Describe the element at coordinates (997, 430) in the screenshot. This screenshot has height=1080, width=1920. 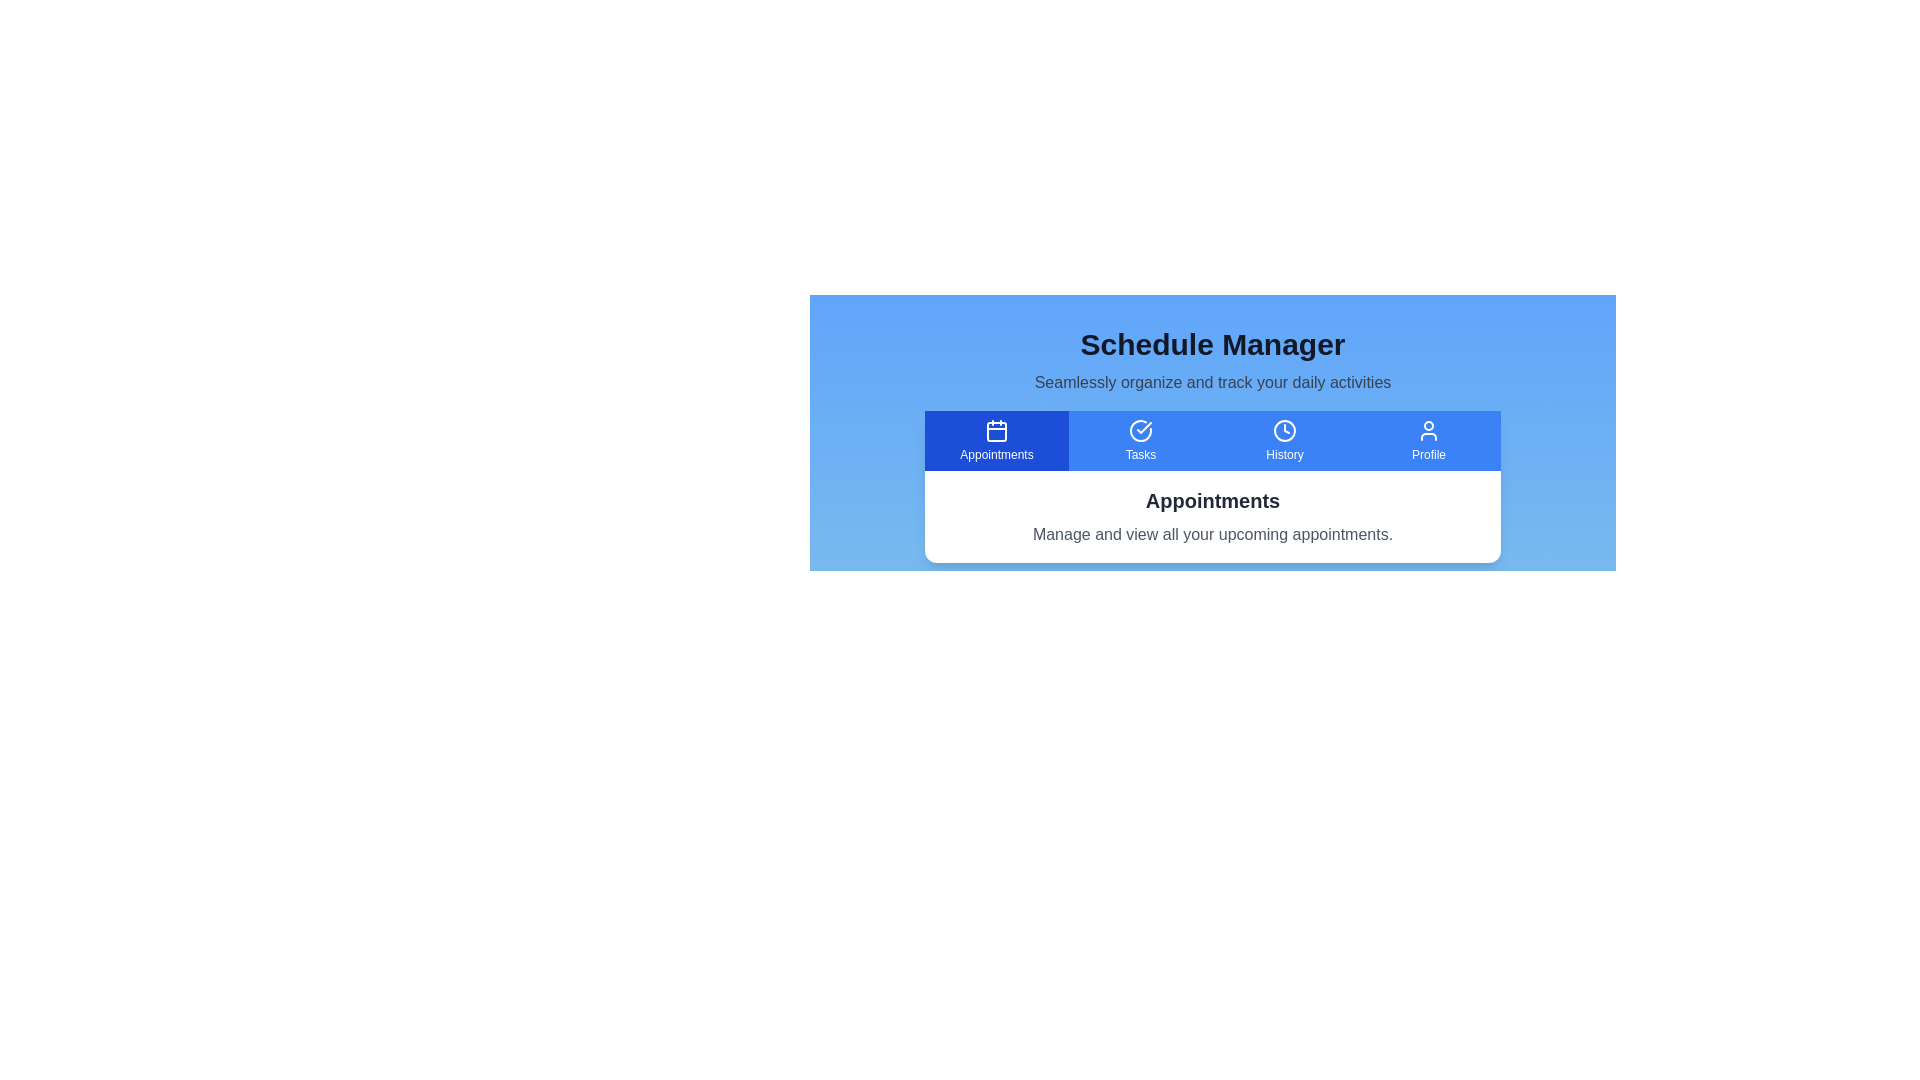
I see `the calendar icon located centrally in the blue rectangle of the 'Appointments' button in the horizontal navigation bar` at that location.